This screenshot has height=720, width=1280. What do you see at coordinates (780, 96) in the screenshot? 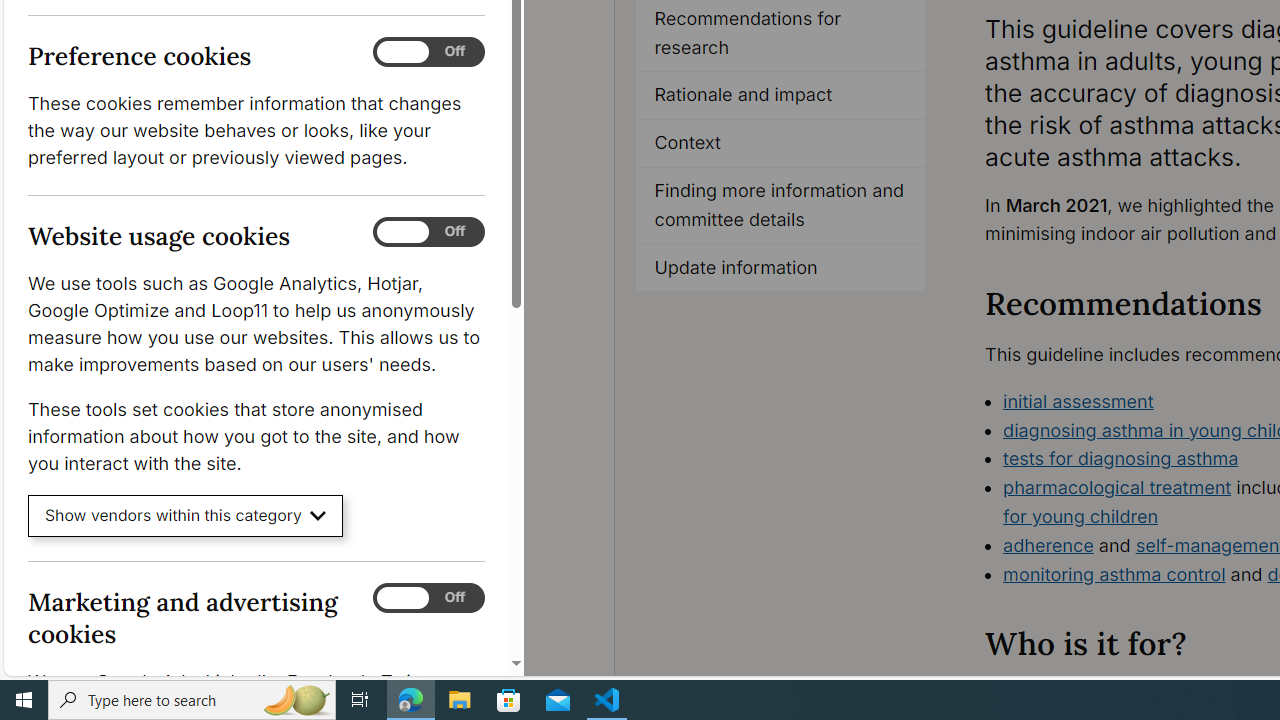
I see `'Rationale and impact'` at bounding box center [780, 96].